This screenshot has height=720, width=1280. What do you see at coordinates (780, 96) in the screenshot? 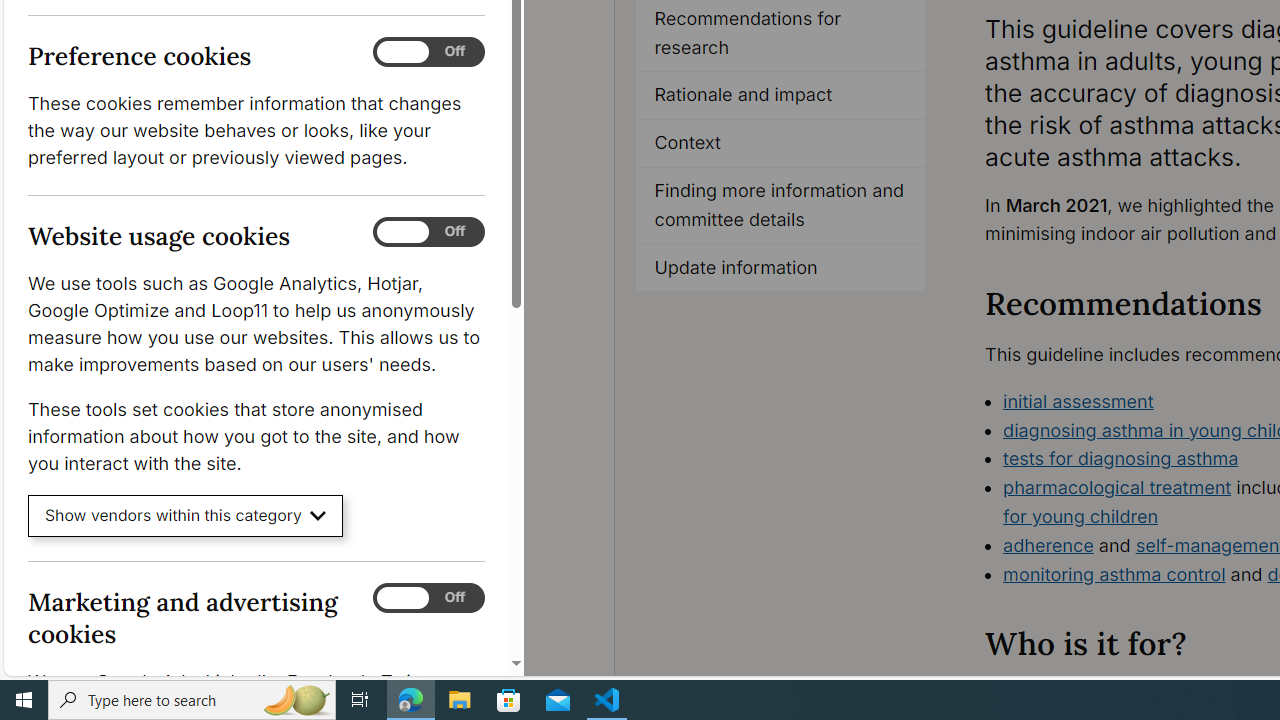
I see `'Rationale and impact'` at bounding box center [780, 96].